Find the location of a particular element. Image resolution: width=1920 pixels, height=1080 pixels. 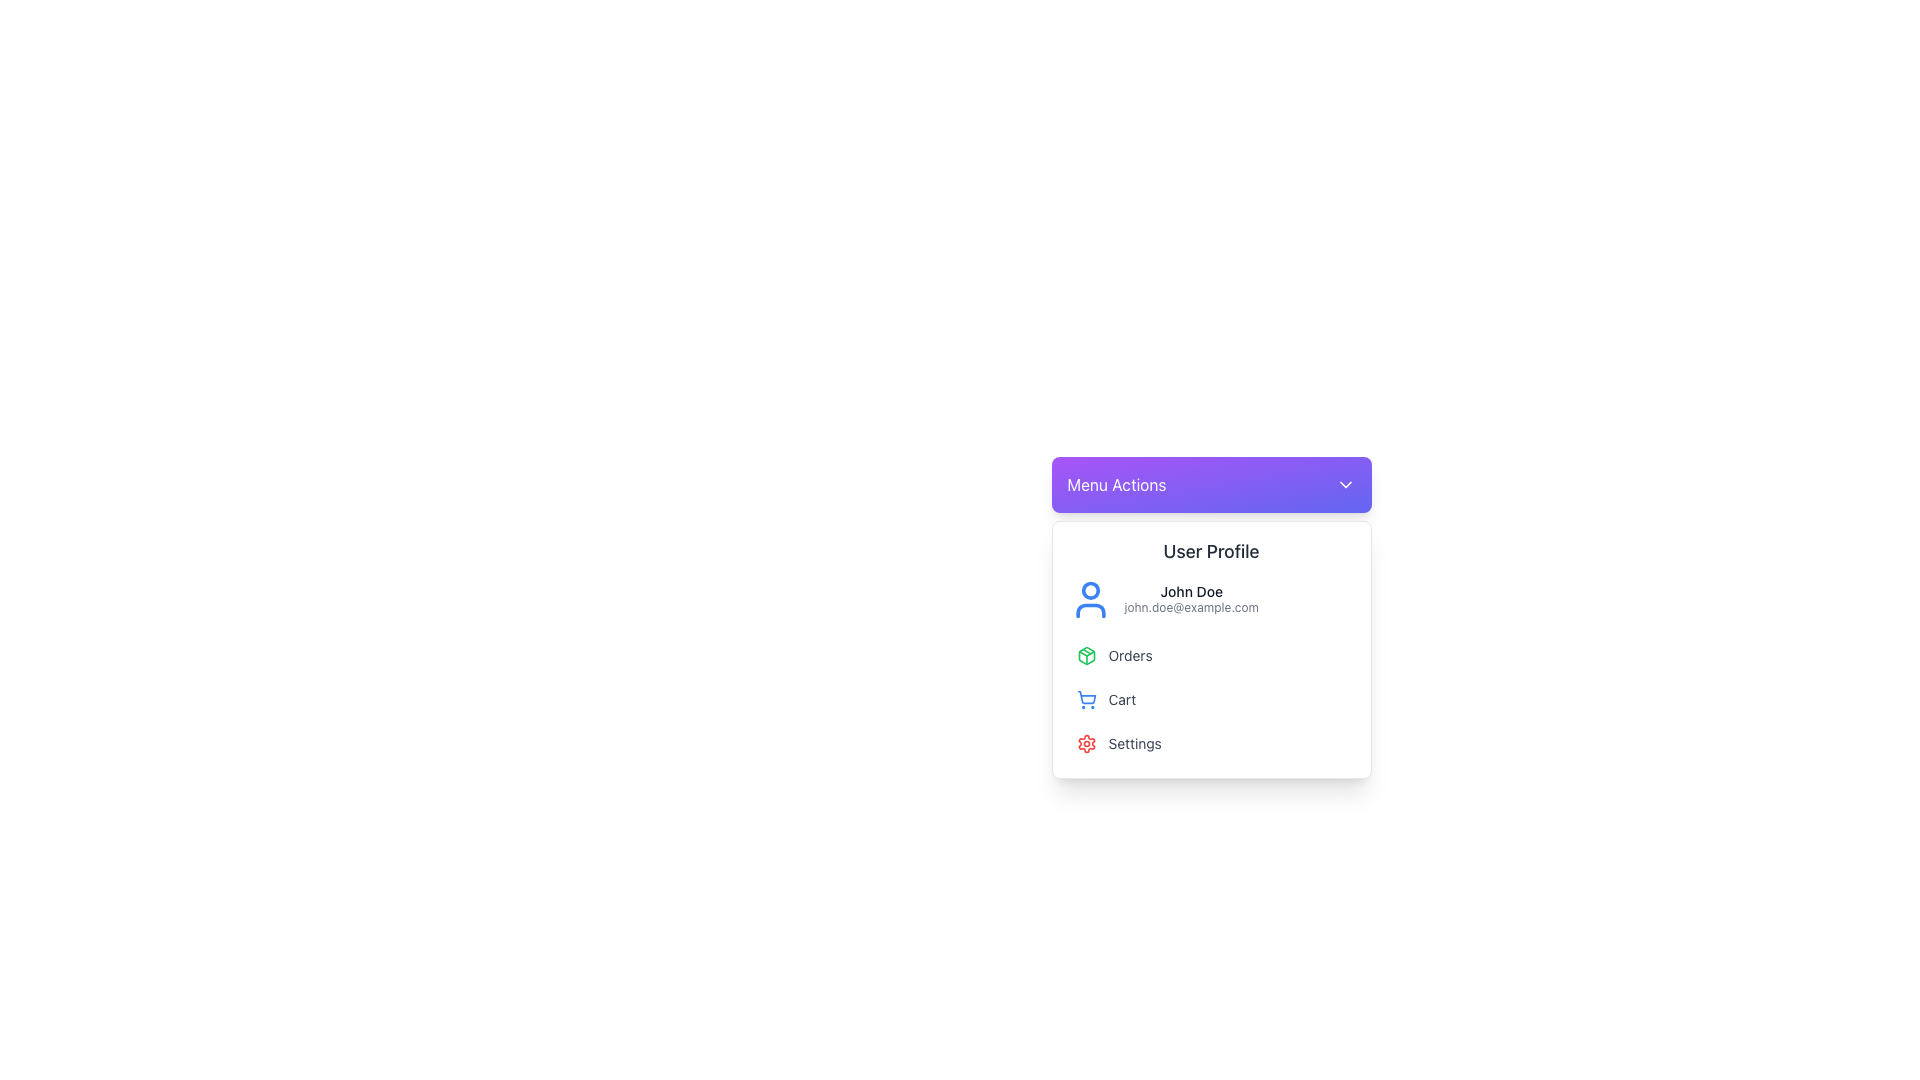

the Text display area that shows the user's name and email address, positioned under the title 'User Profile' and to the right of the user icon is located at coordinates (1191, 599).